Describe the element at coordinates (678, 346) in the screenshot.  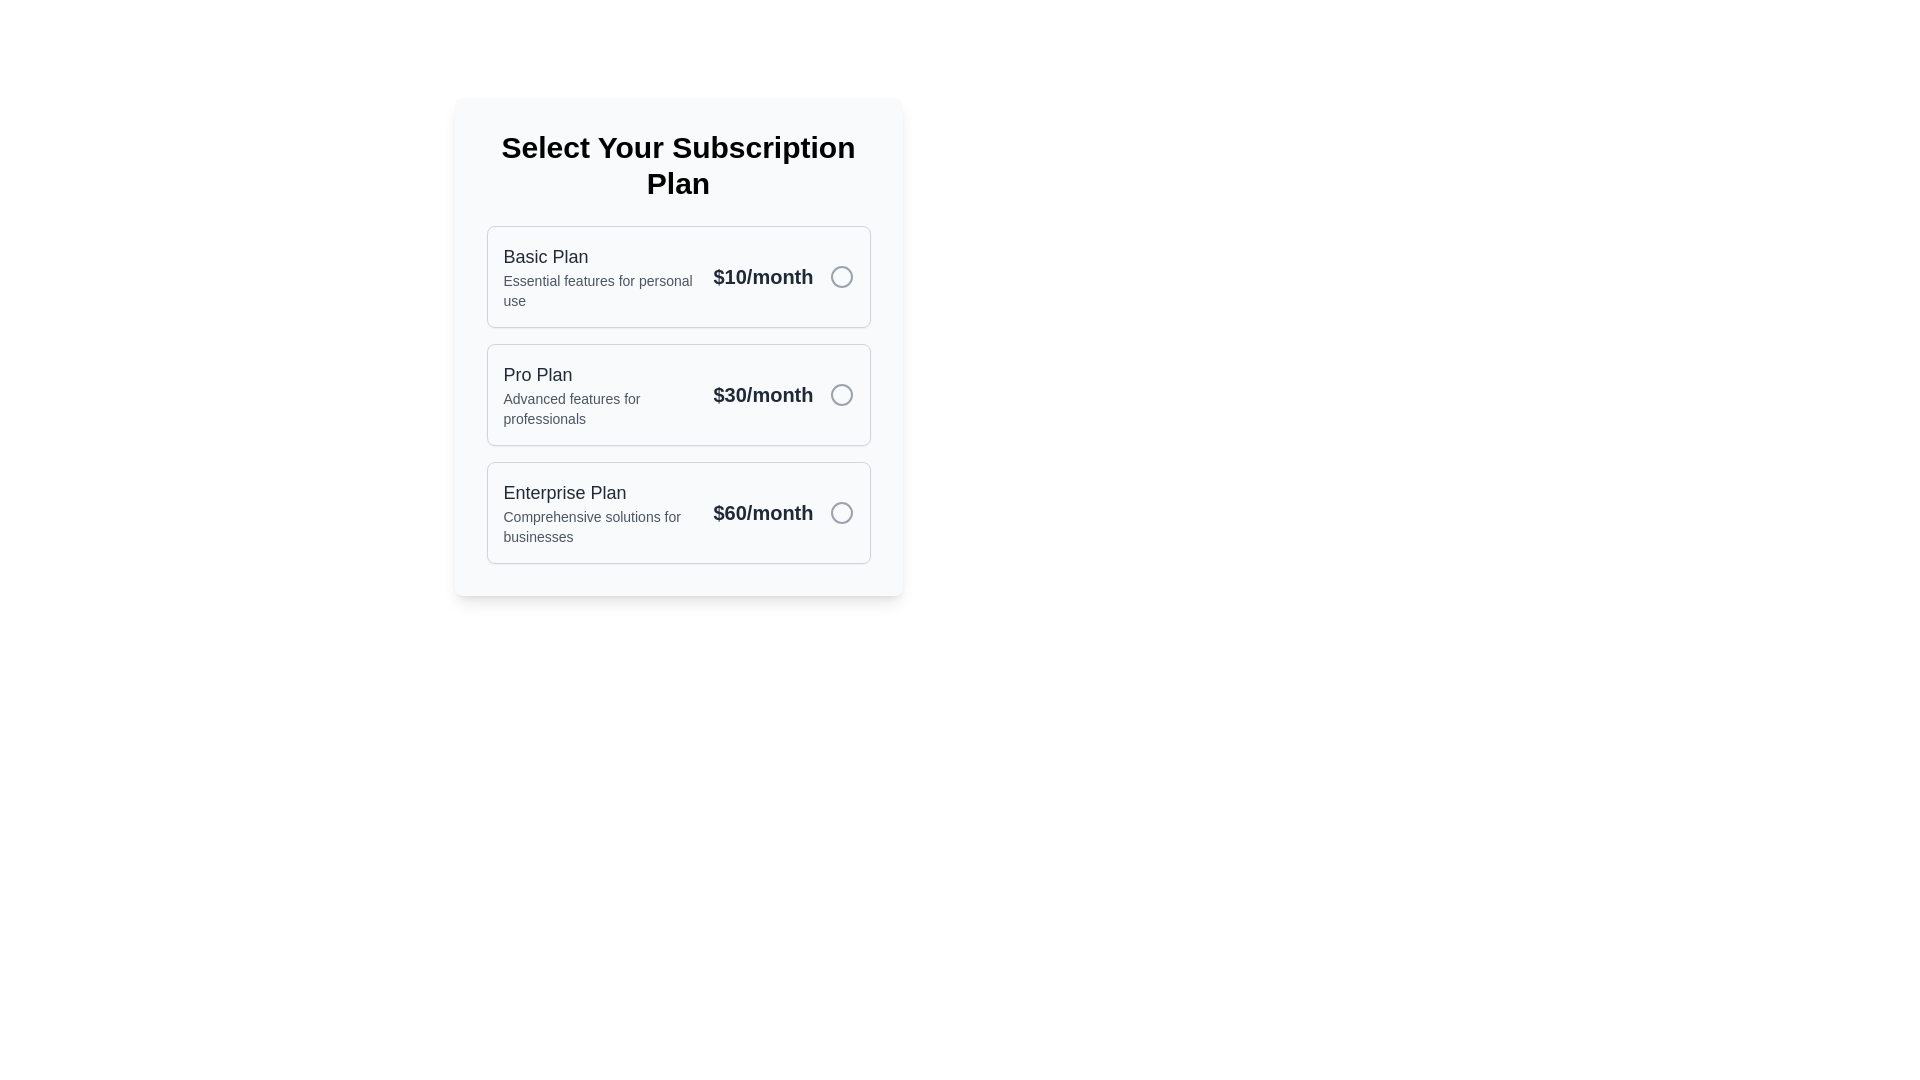
I see `the 'Pro Plan' subscription selectable box` at that location.